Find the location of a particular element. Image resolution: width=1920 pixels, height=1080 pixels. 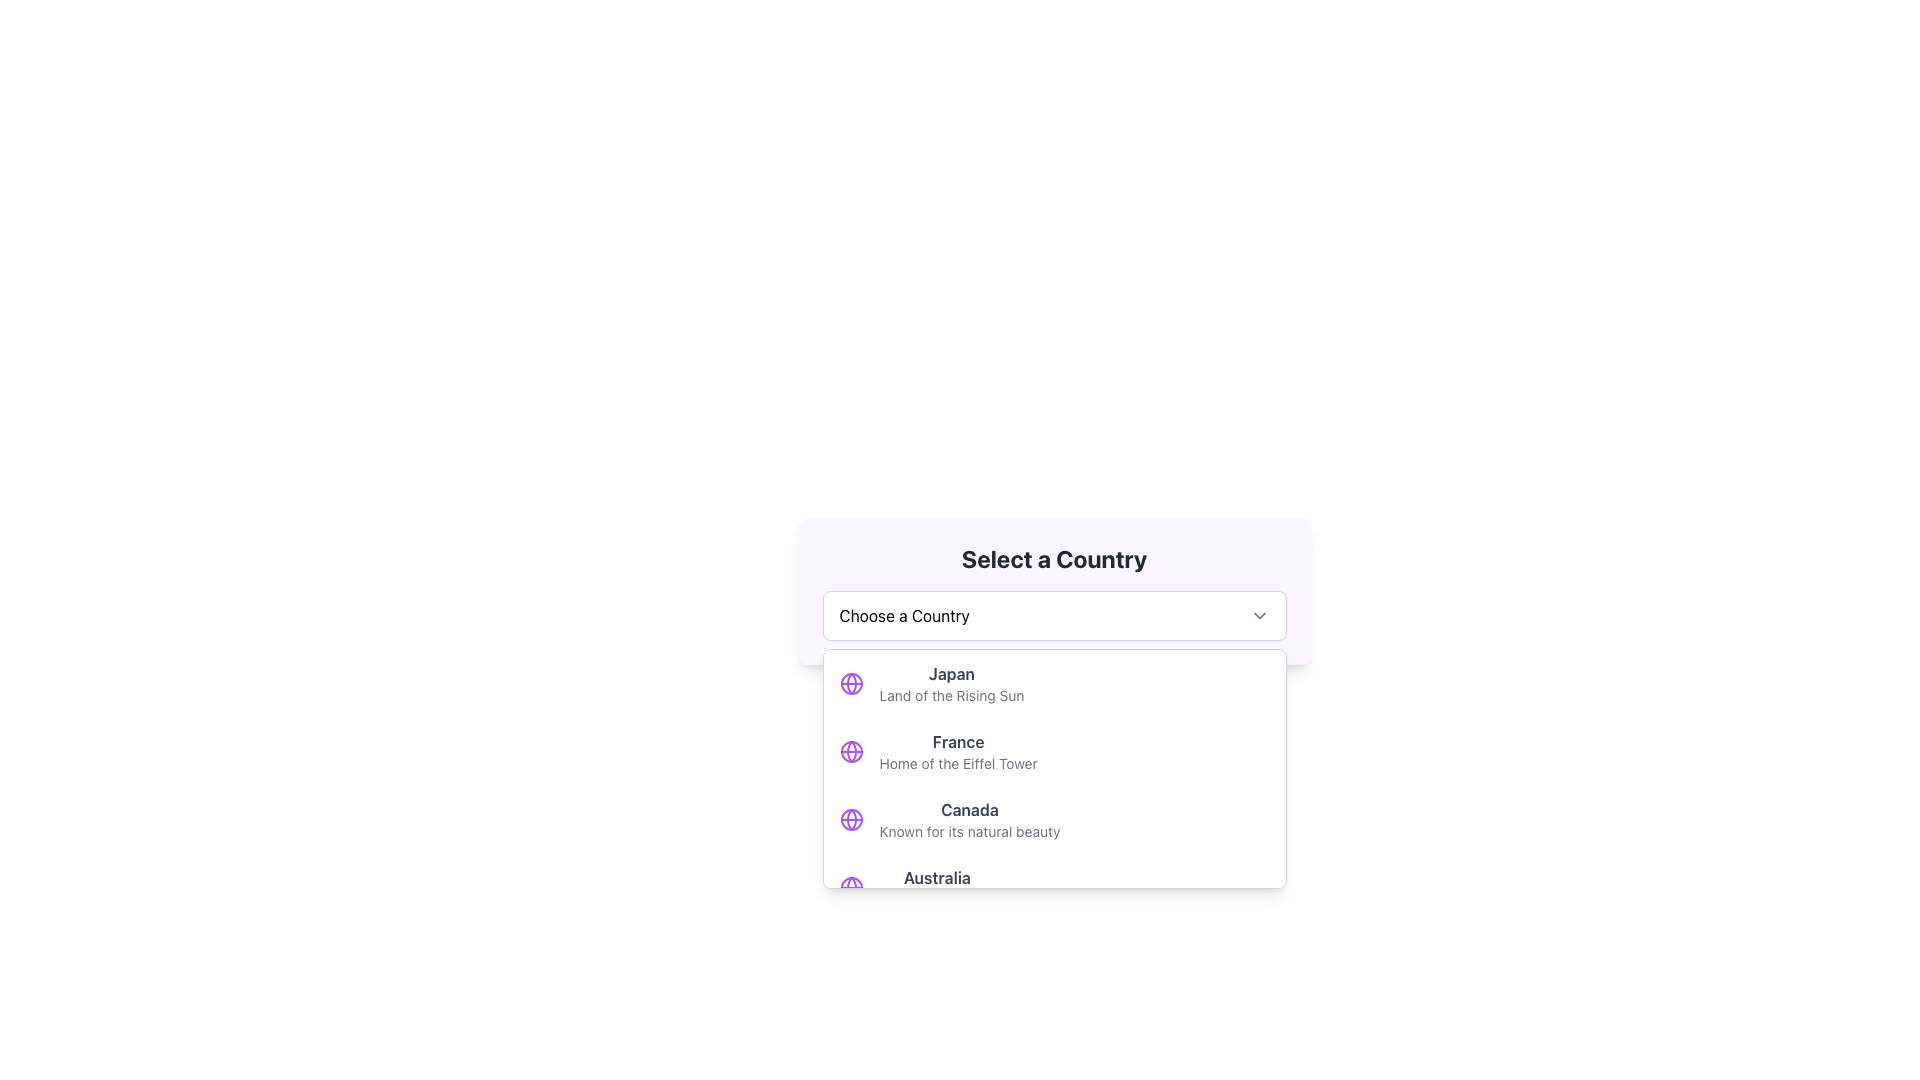

the title text for the list item representing 'Canada' in the dropdown menu 'Select a Country' is located at coordinates (969, 810).